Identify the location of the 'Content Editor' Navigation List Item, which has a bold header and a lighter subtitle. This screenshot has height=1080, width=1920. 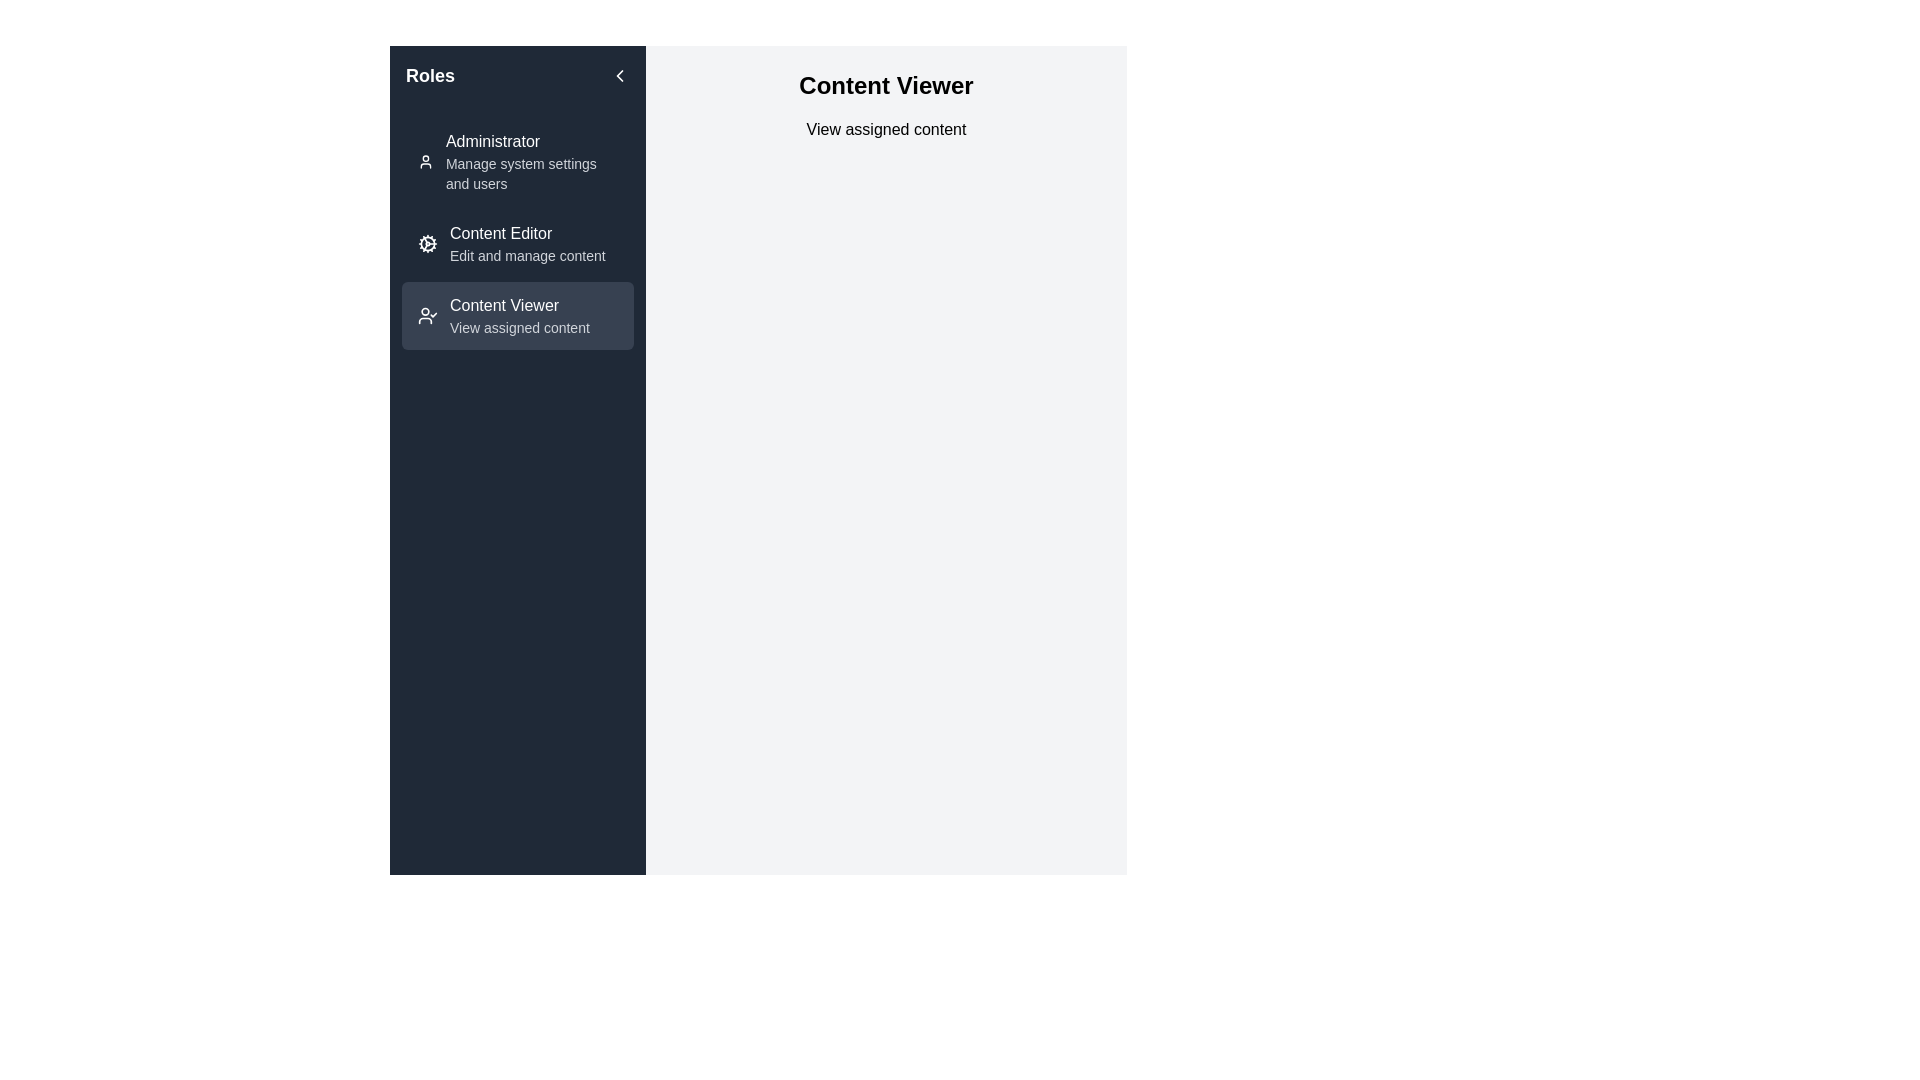
(527, 242).